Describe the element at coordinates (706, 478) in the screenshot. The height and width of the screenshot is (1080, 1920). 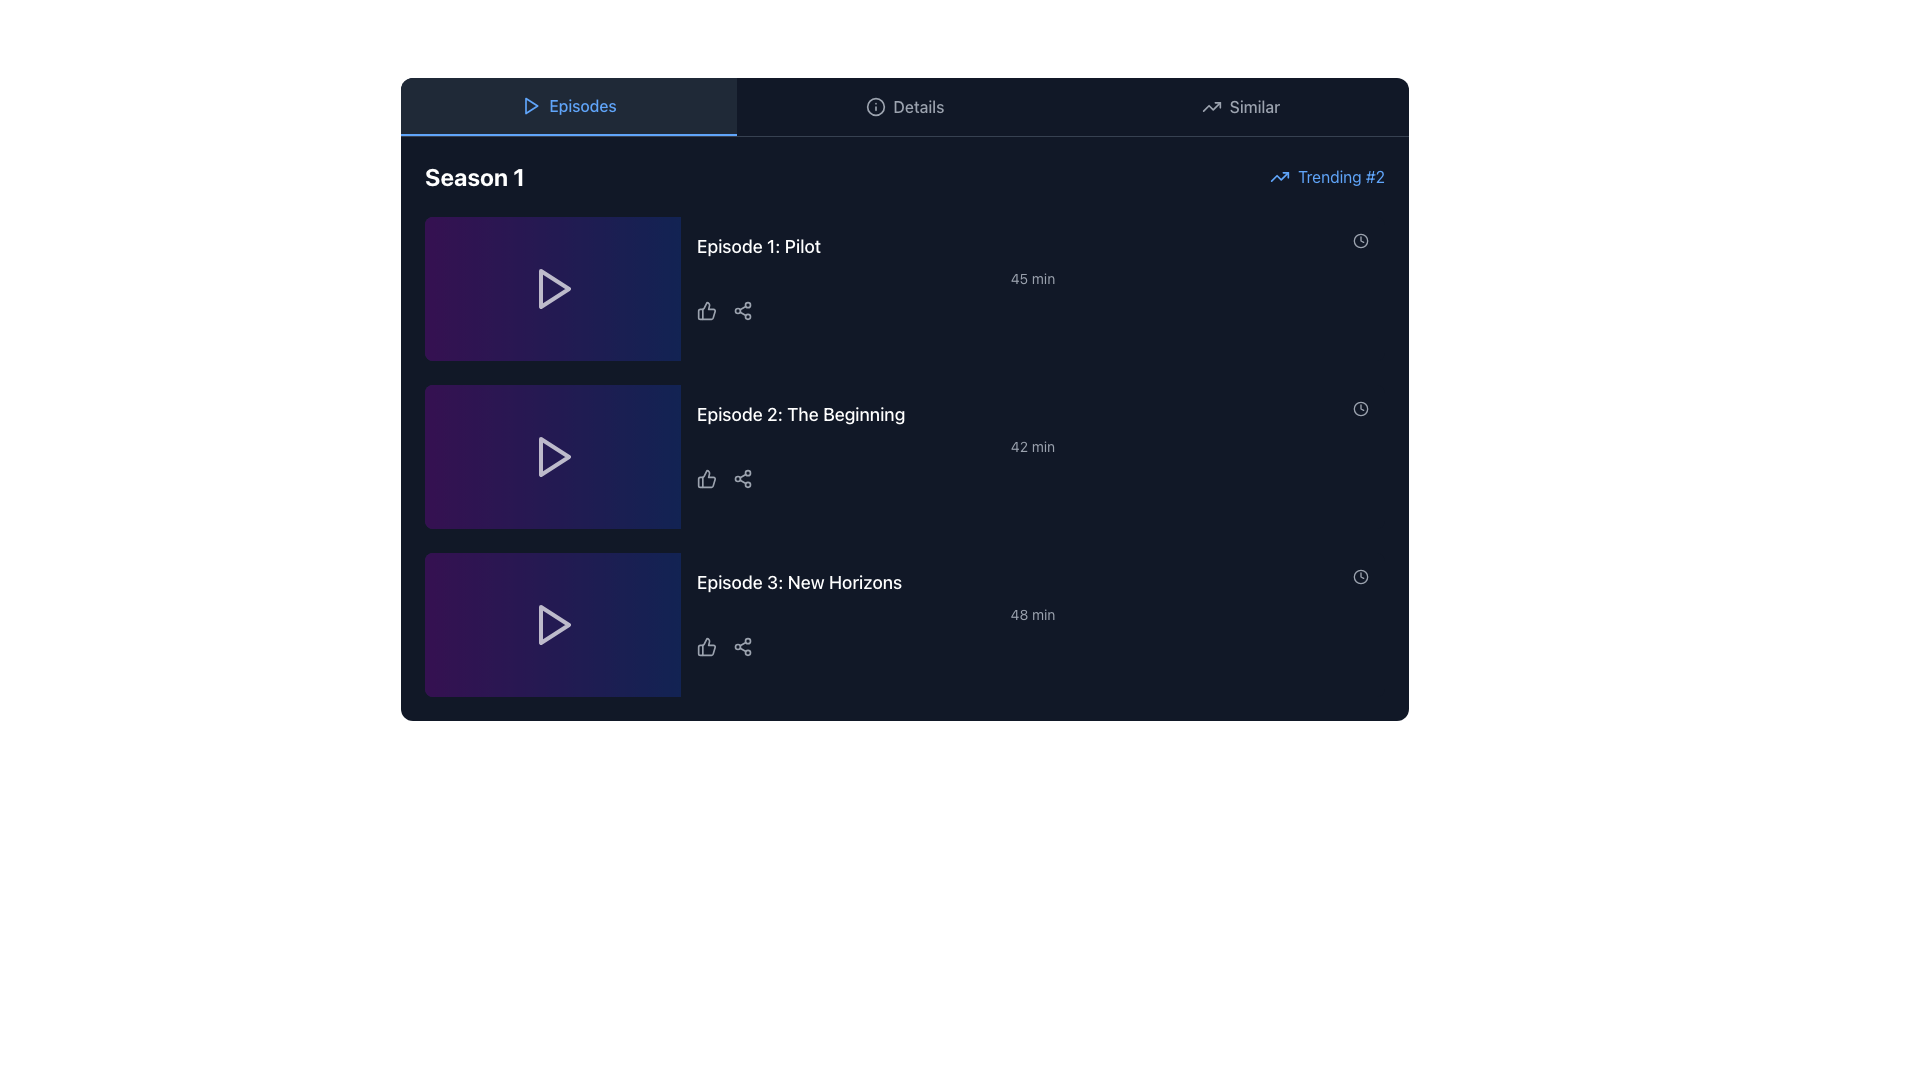
I see `the thumbs-up icon, which is a light gray outline of a hand in a gesture of approval, located next to 'Episode 2: The Beginning' to like the episode` at that location.